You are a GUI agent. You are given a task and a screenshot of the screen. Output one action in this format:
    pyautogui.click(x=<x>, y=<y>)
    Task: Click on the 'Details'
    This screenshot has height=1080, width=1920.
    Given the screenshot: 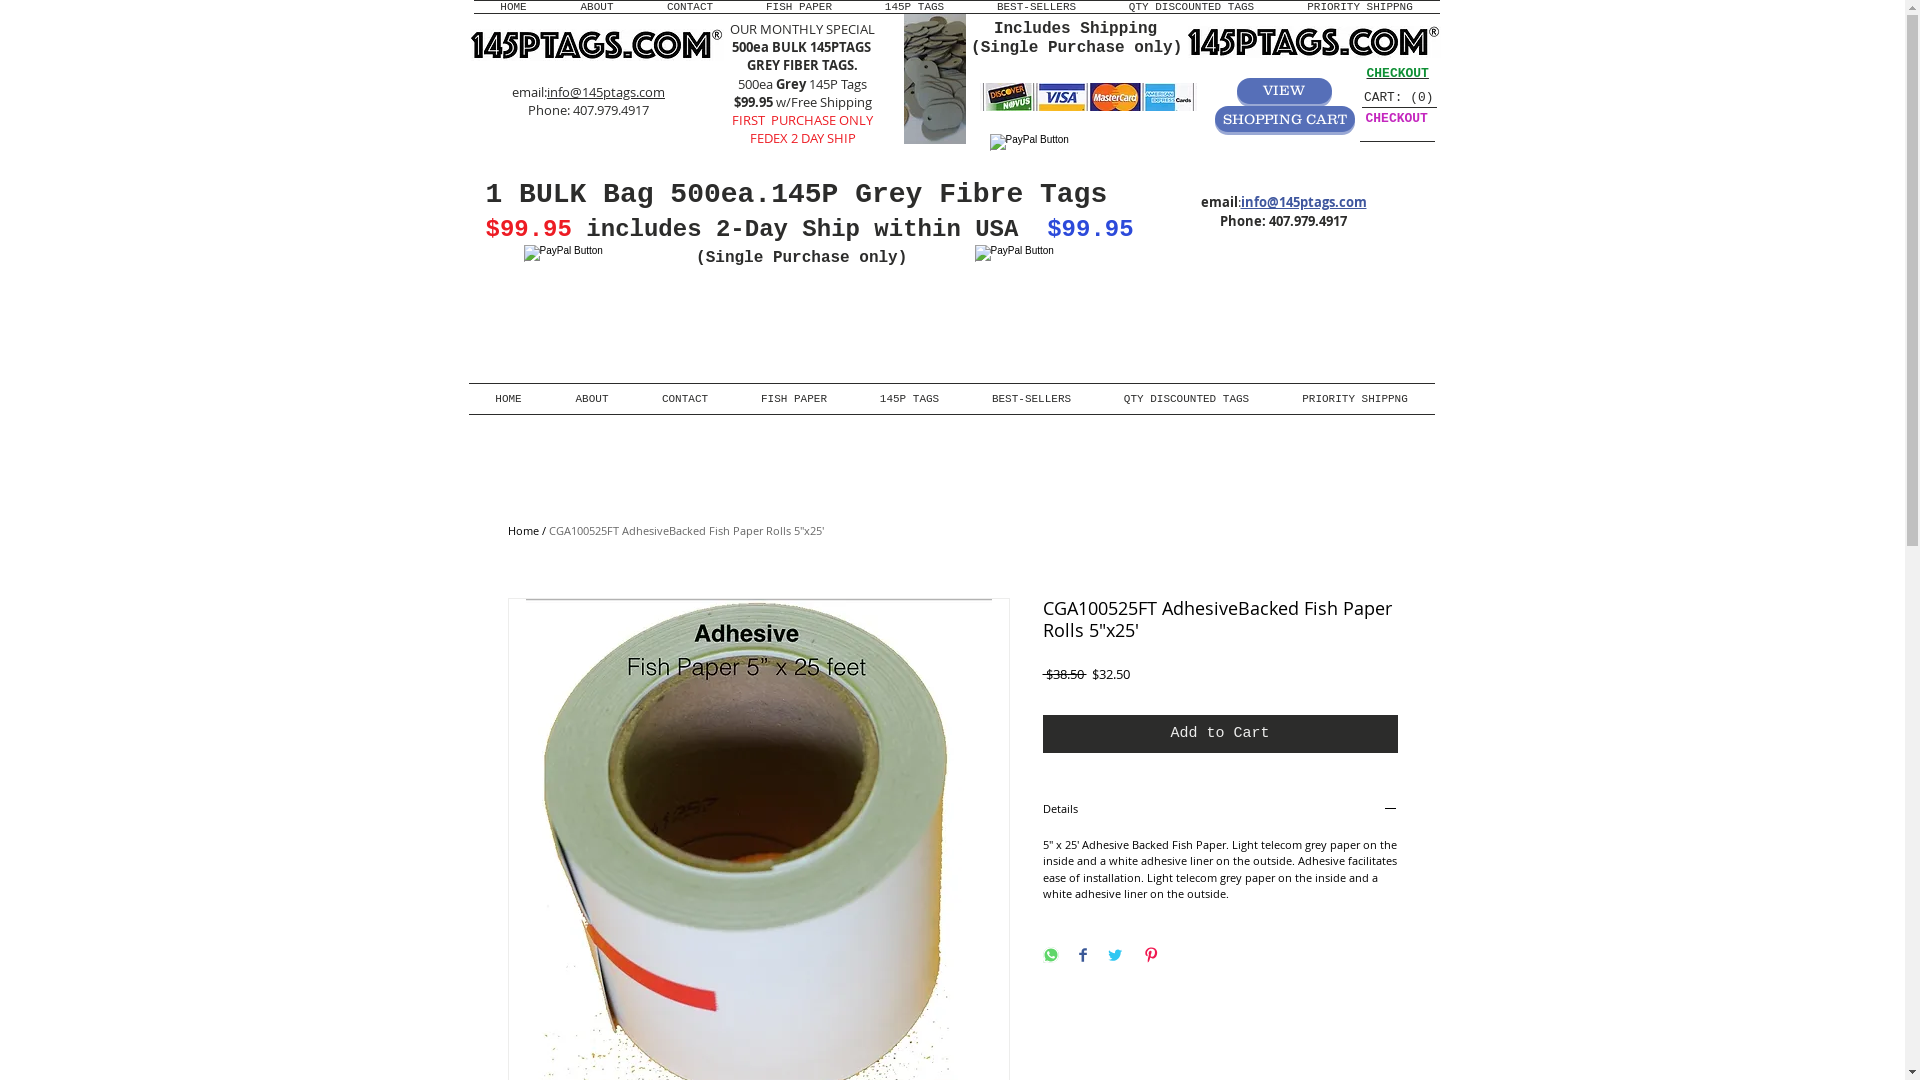 What is the action you would take?
    pyautogui.click(x=1218, y=810)
    